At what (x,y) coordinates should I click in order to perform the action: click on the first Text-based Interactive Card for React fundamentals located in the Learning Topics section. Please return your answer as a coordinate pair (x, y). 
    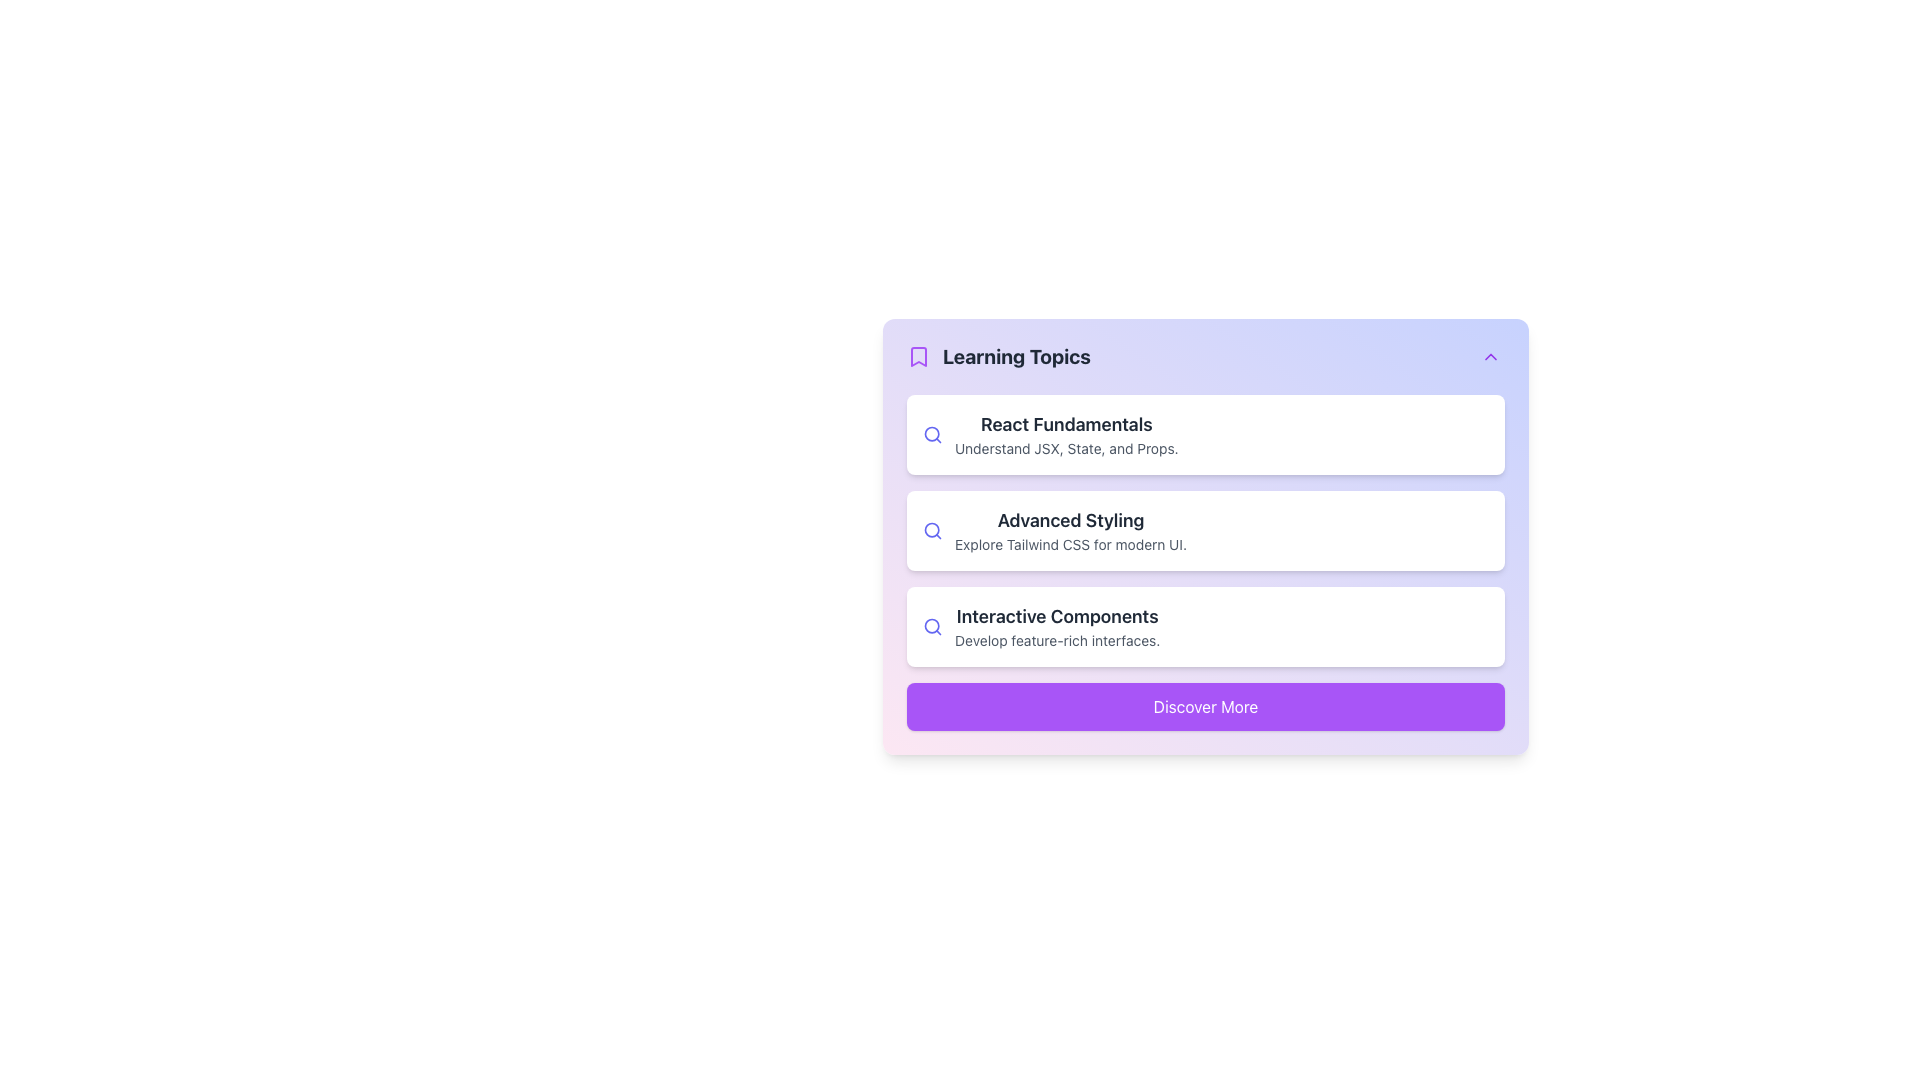
    Looking at the image, I should click on (1065, 434).